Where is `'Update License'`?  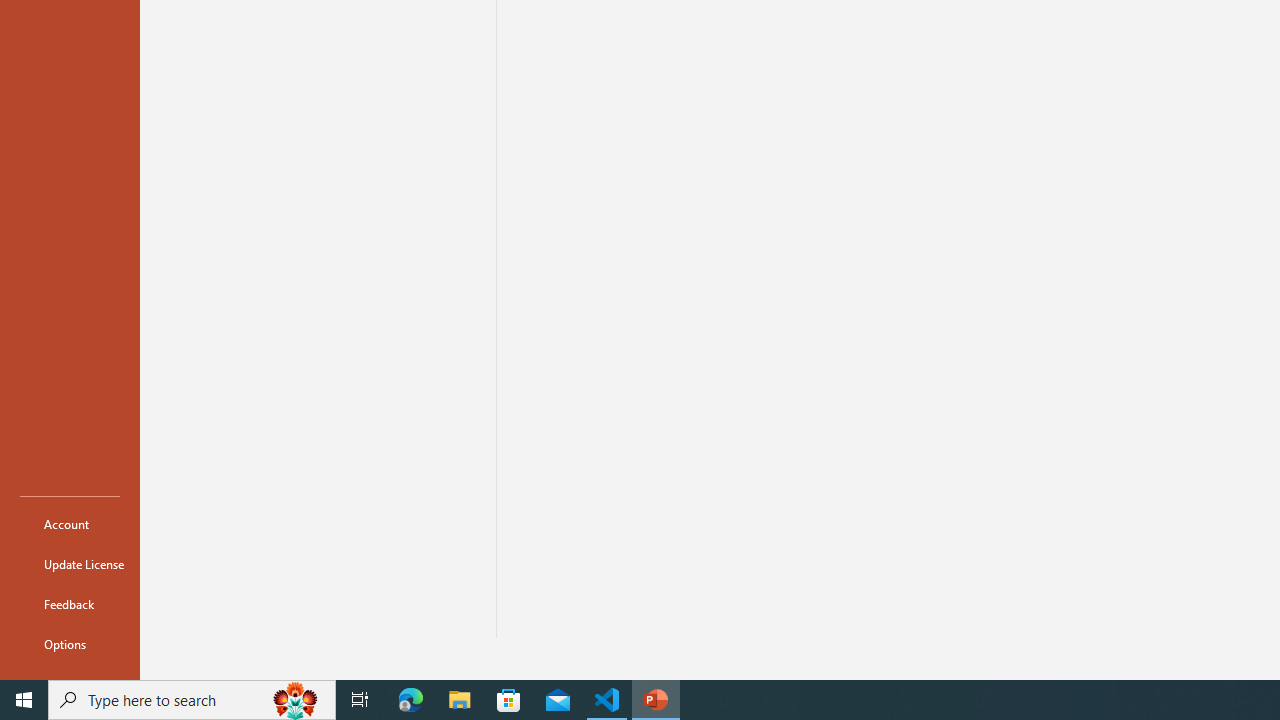
'Update License' is located at coordinates (69, 564).